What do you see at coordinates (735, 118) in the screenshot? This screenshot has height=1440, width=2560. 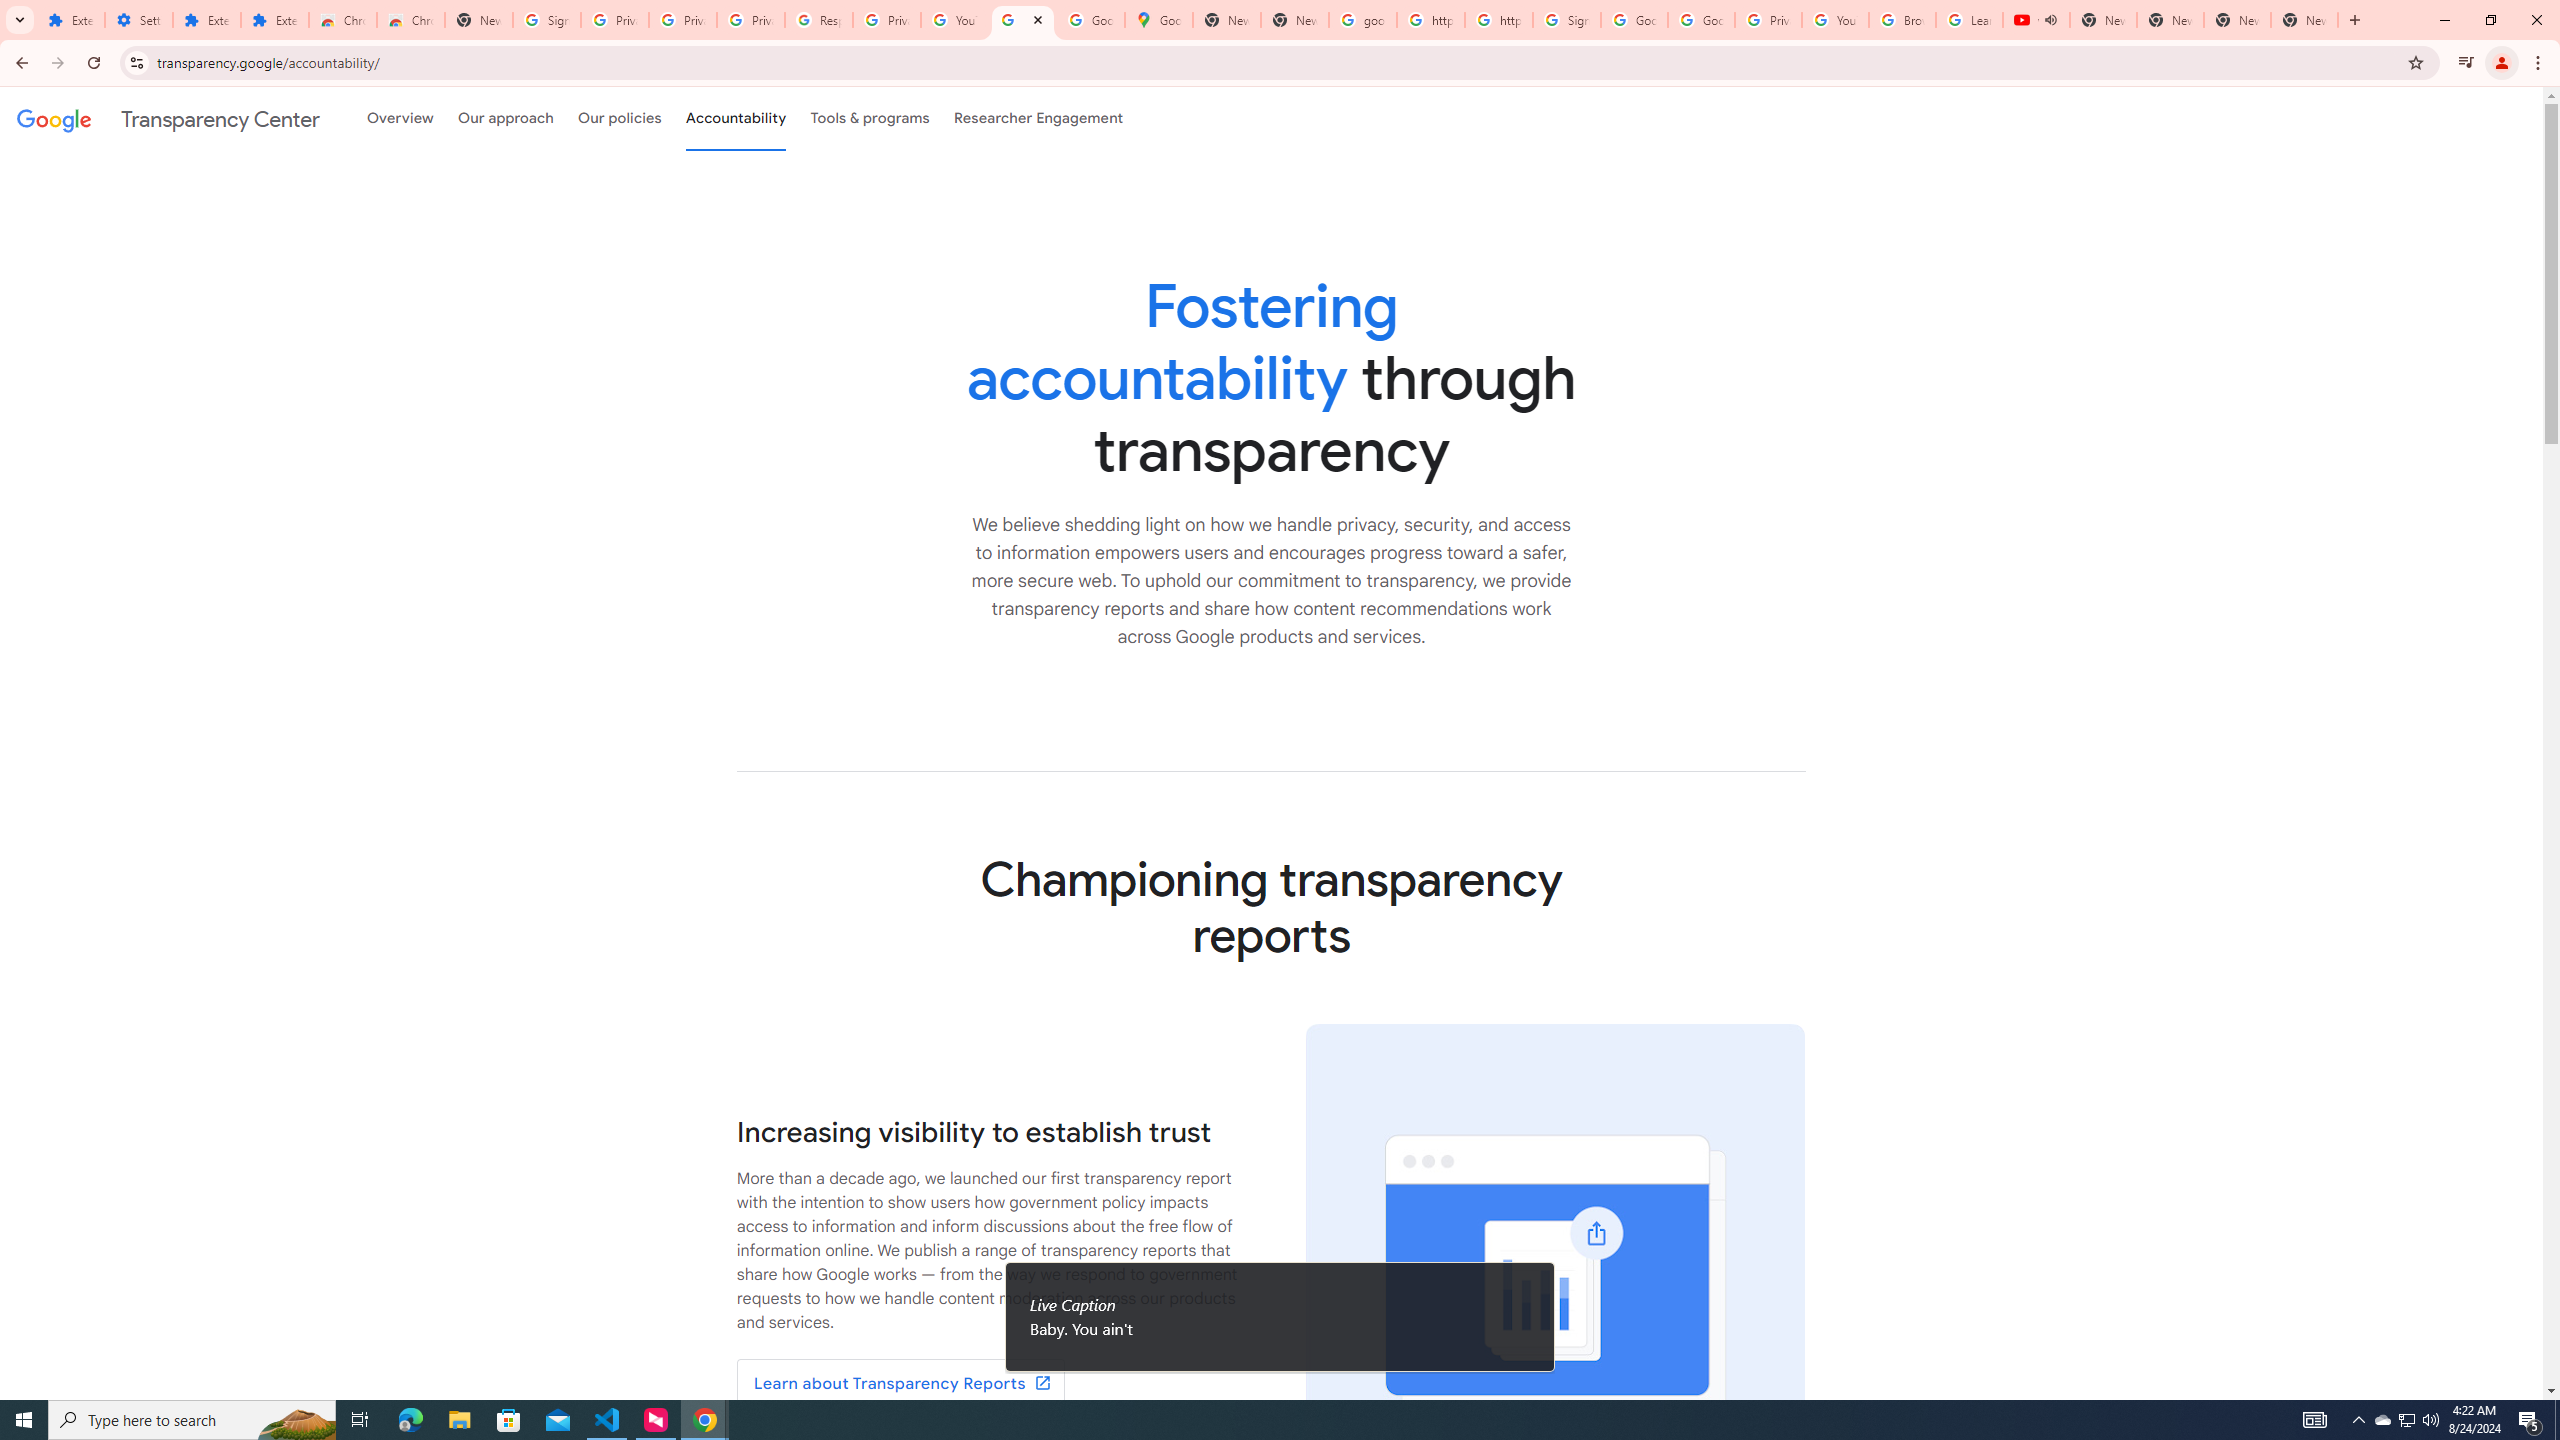 I see `'Accountability'` at bounding box center [735, 118].